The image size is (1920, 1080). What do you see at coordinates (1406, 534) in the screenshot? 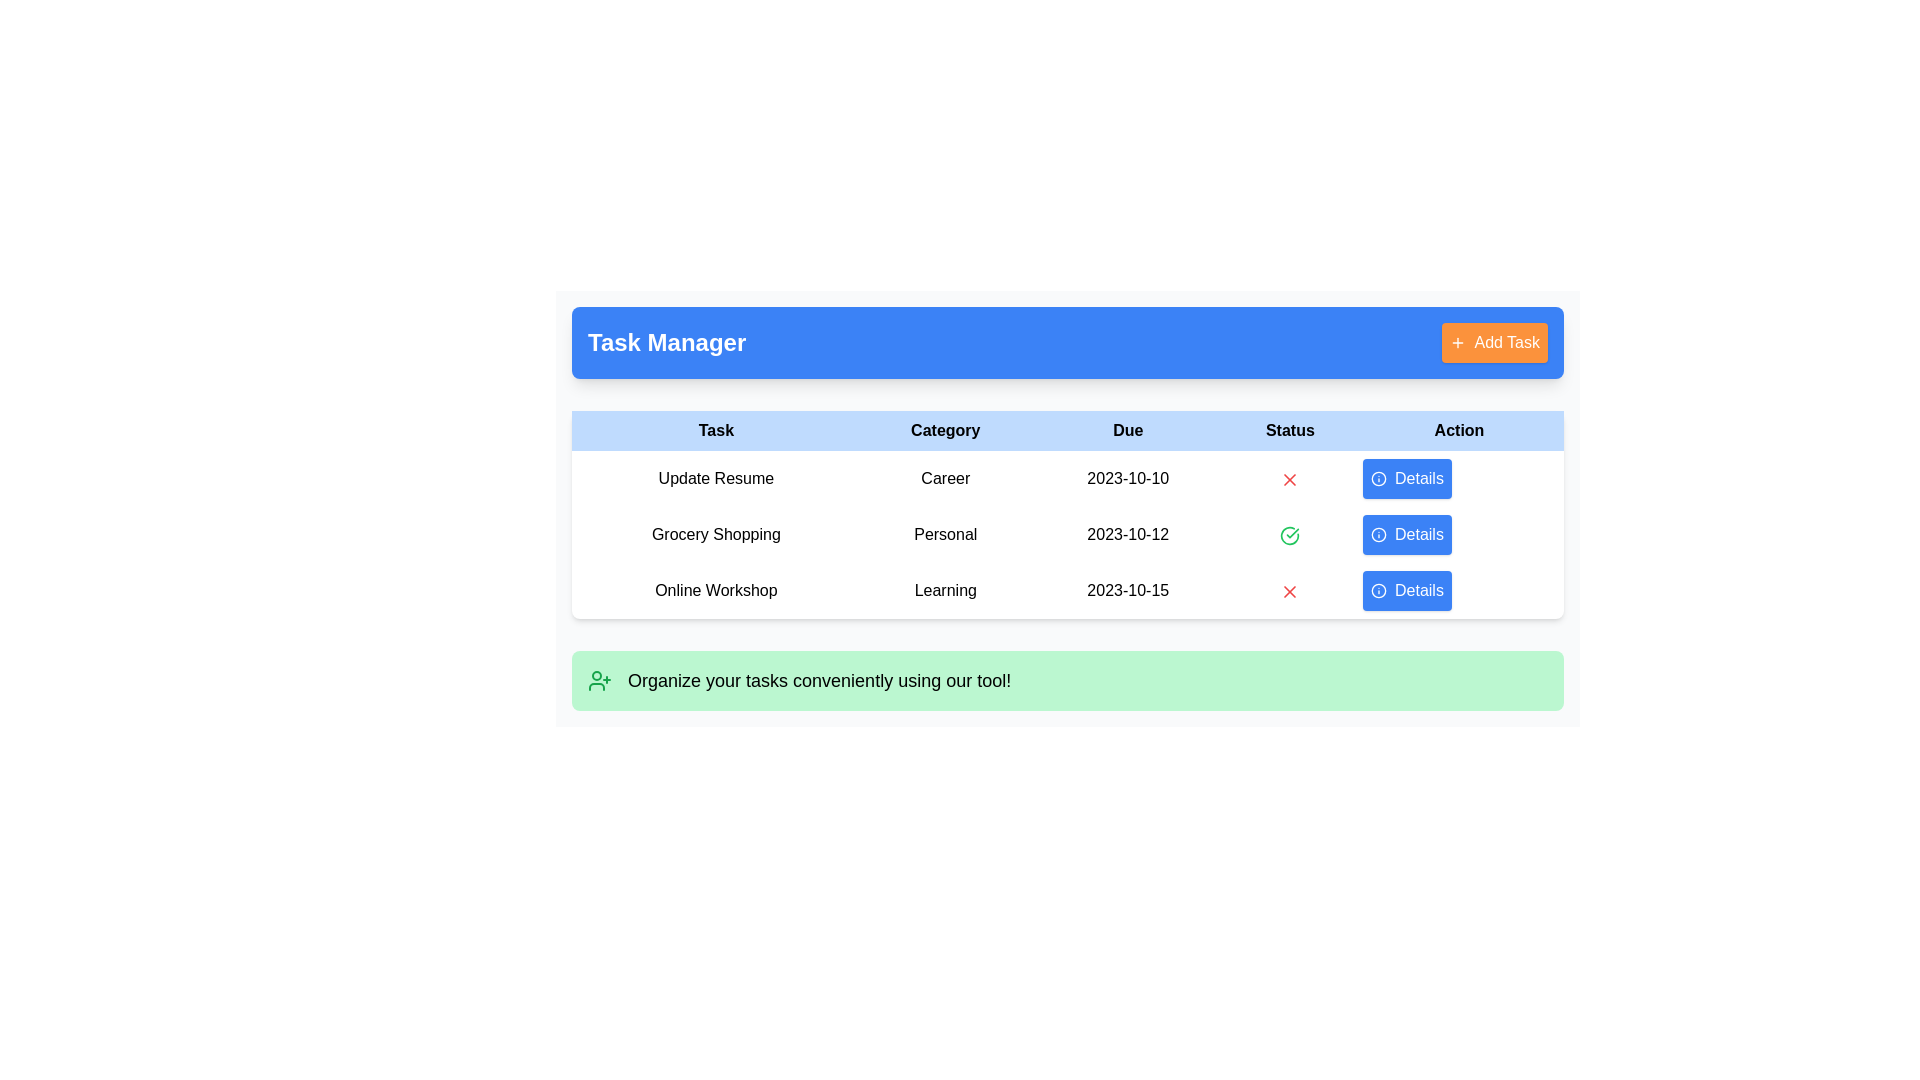
I see `the button in the last column of the 'Action' section of the table, located in the second row next to 'Grocery Shopping'` at bounding box center [1406, 534].